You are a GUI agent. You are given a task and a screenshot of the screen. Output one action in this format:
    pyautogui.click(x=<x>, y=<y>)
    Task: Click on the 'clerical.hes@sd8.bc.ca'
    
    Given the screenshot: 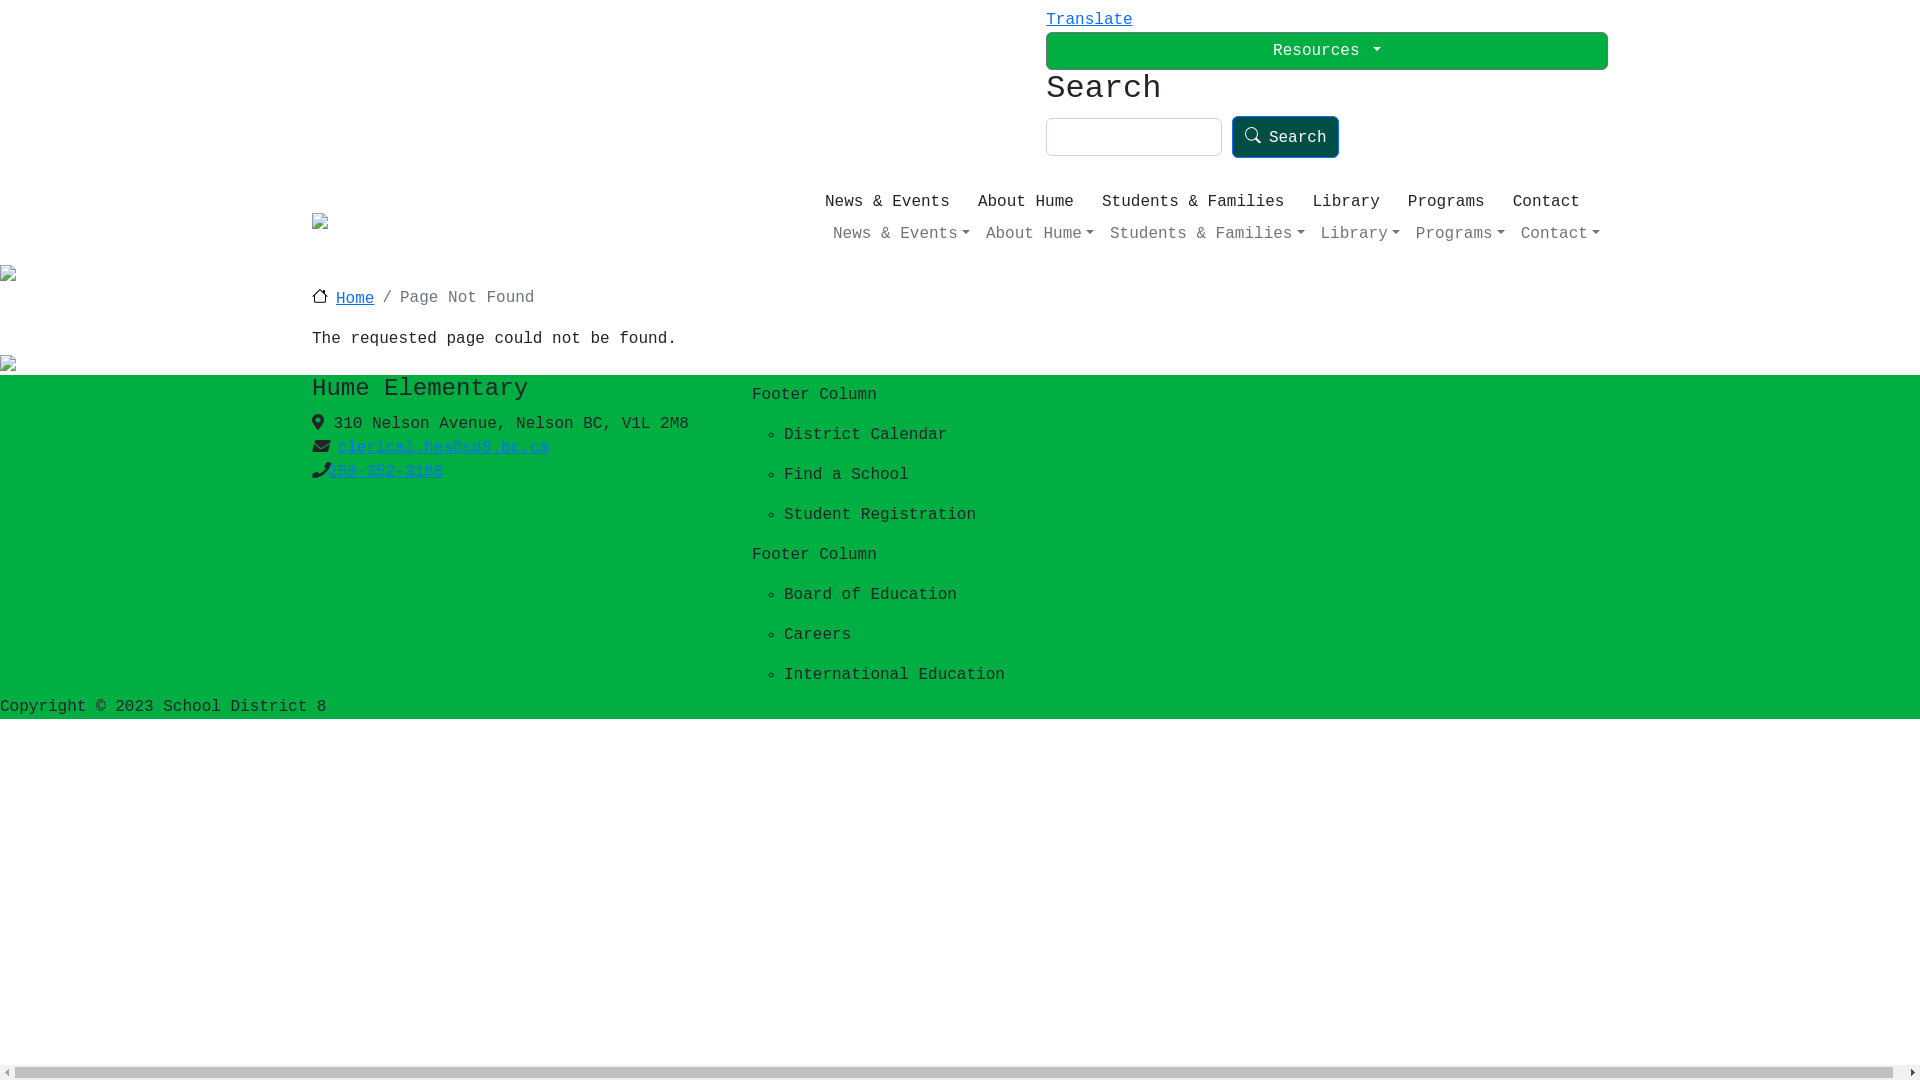 What is the action you would take?
    pyautogui.click(x=442, y=446)
    